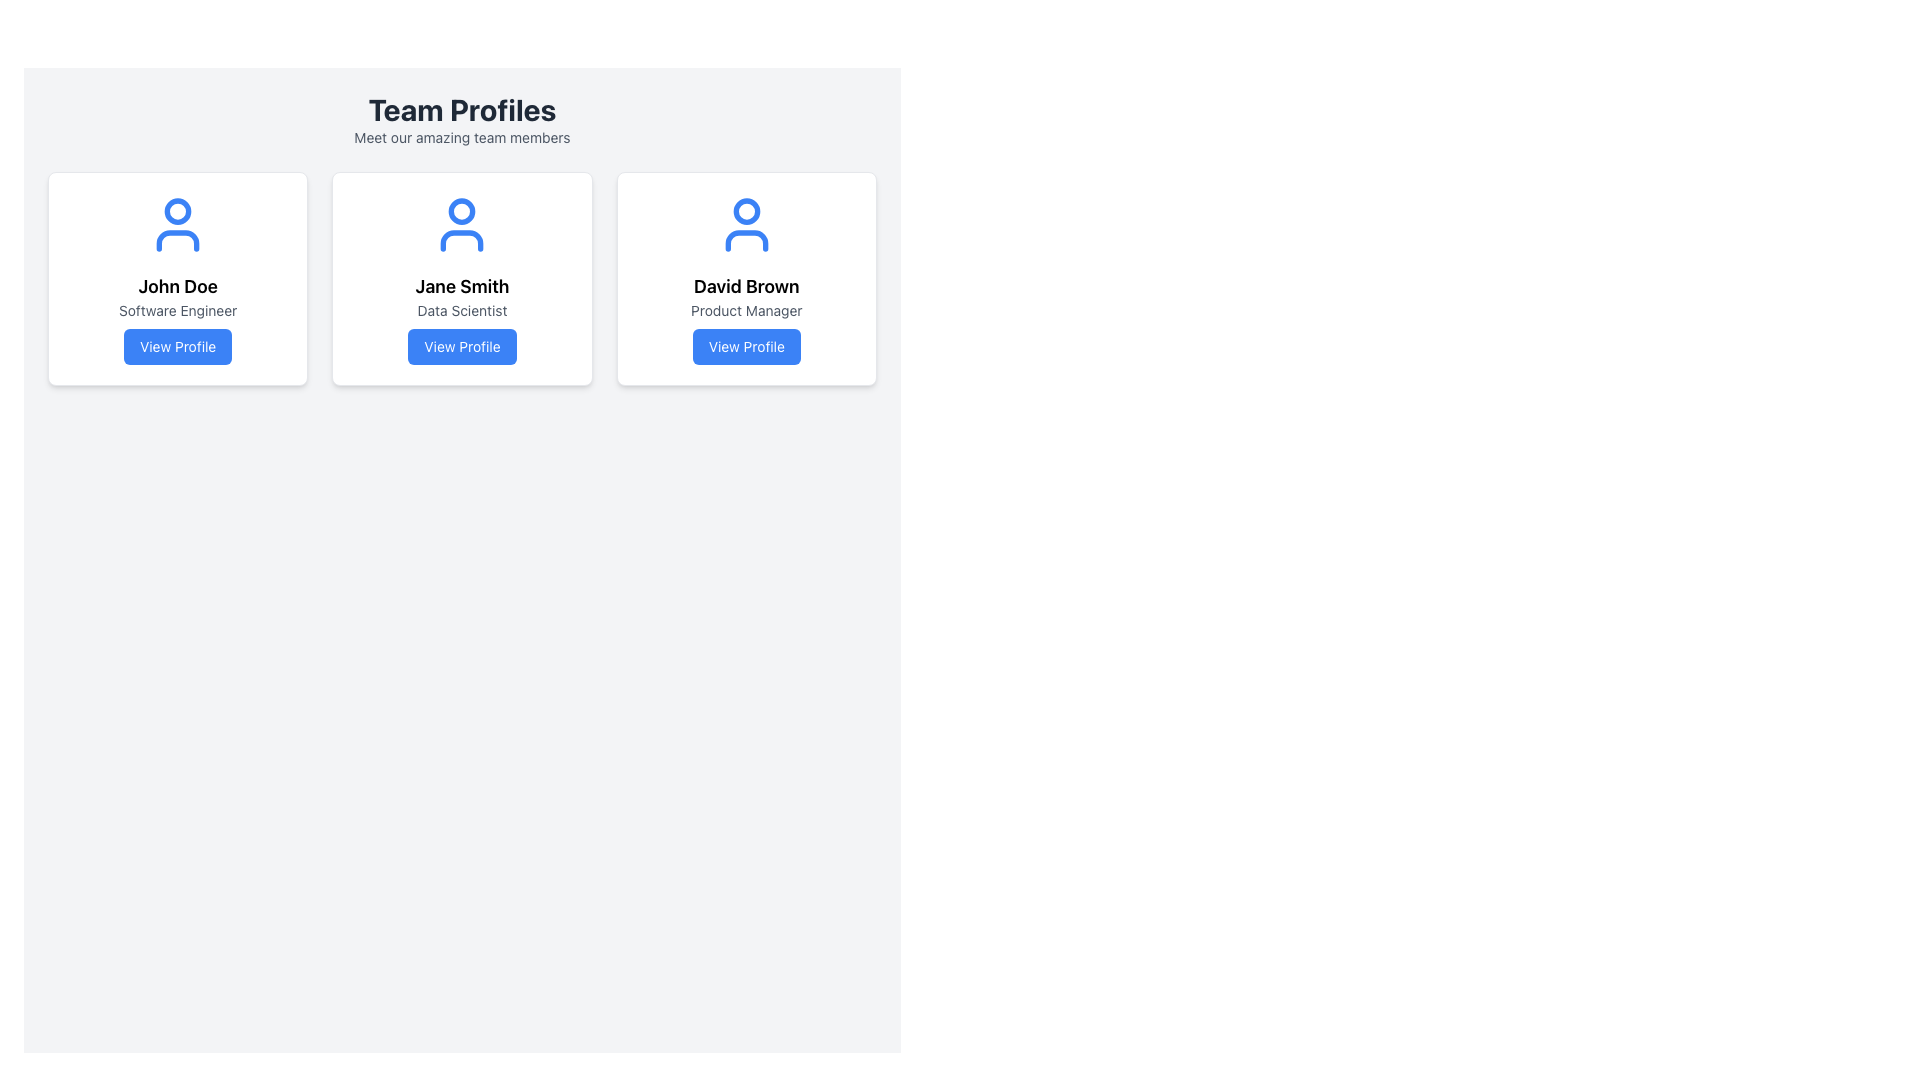  I want to click on the text label reading 'Software Engineer', which is styled with a smaller gray font and positioned directly below the name 'John Doe' in the card, so click(178, 311).